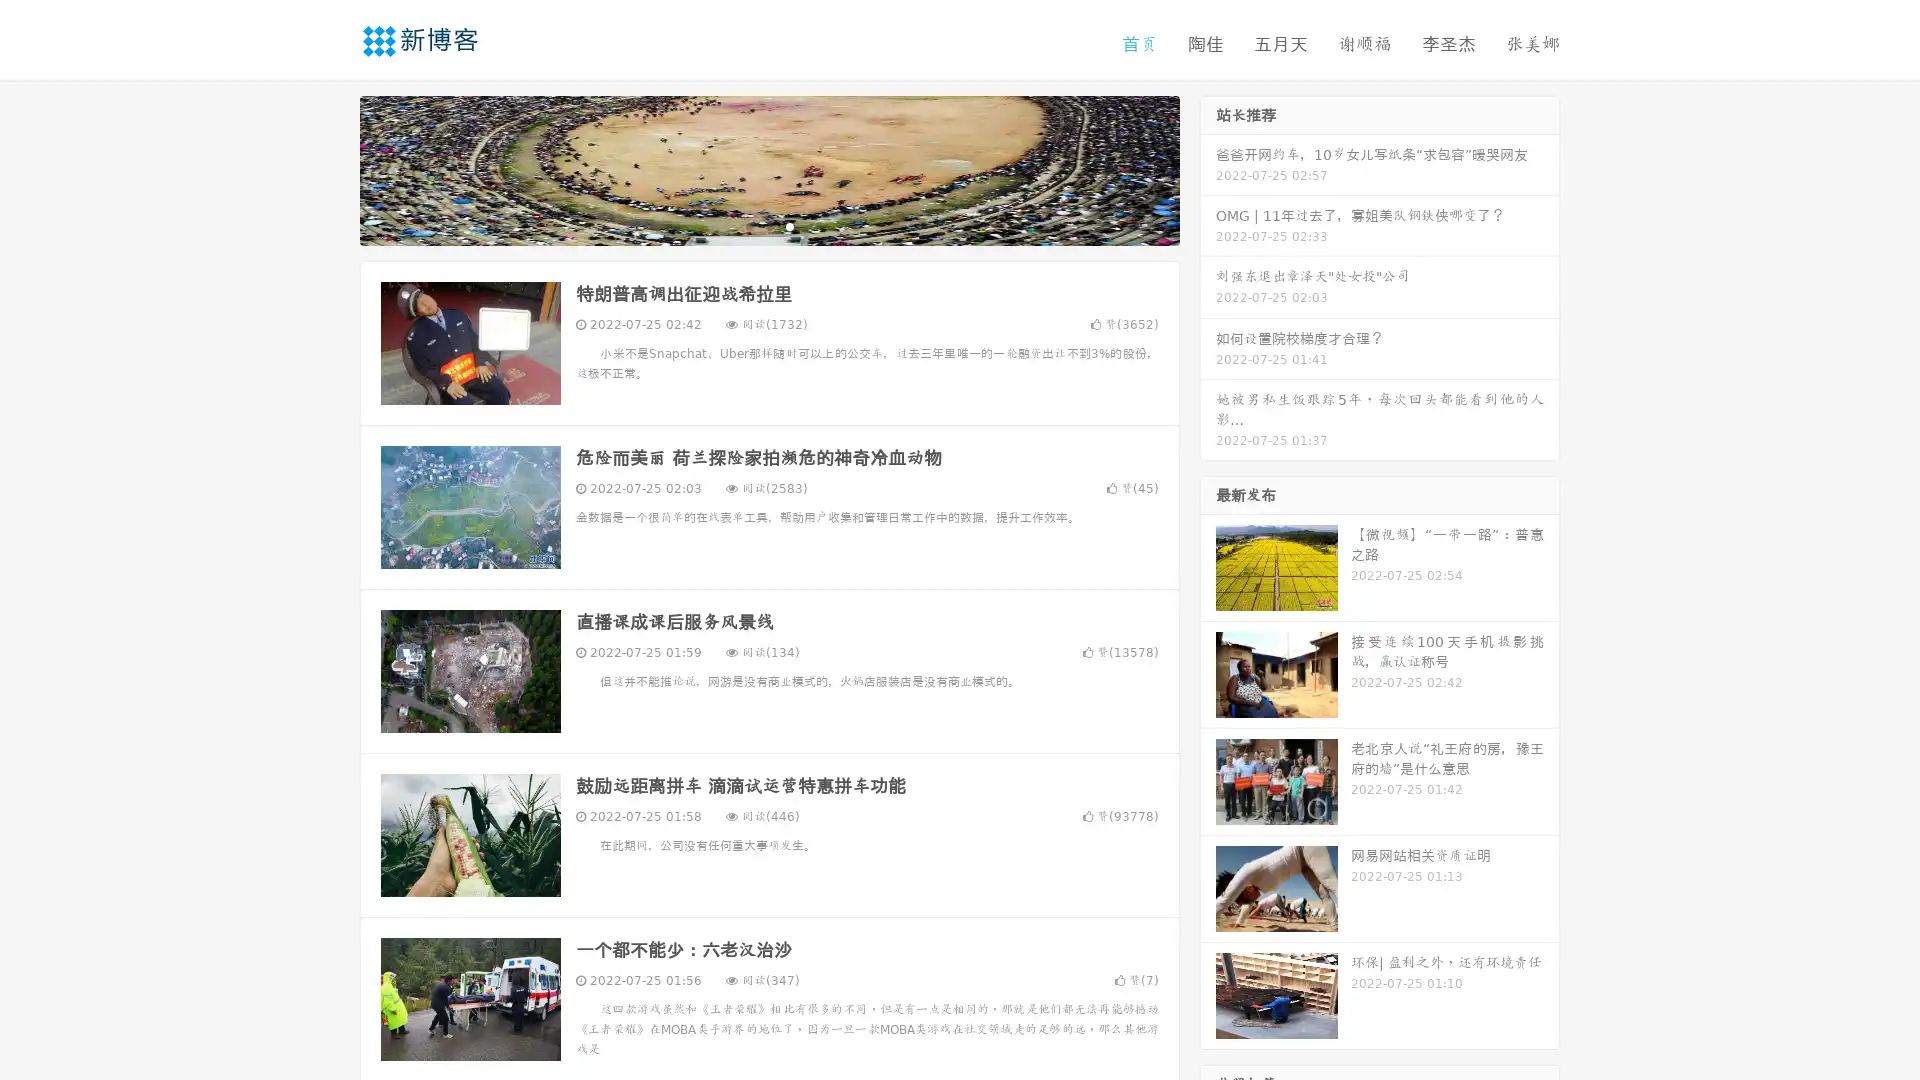 The width and height of the screenshot is (1920, 1080). What do you see at coordinates (789, 225) in the screenshot?
I see `Go to slide 3` at bounding box center [789, 225].